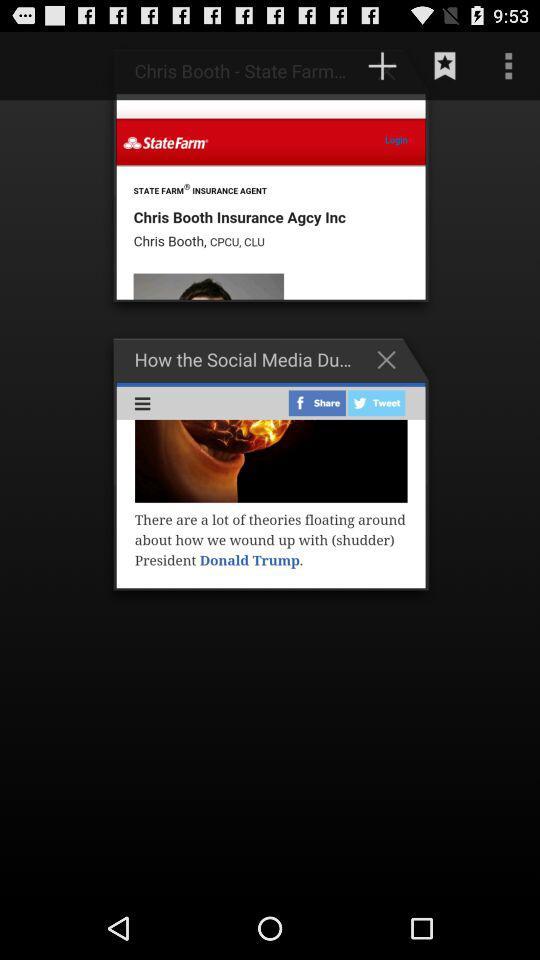  Describe the element at coordinates (391, 75) in the screenshot. I see `the add icon` at that location.